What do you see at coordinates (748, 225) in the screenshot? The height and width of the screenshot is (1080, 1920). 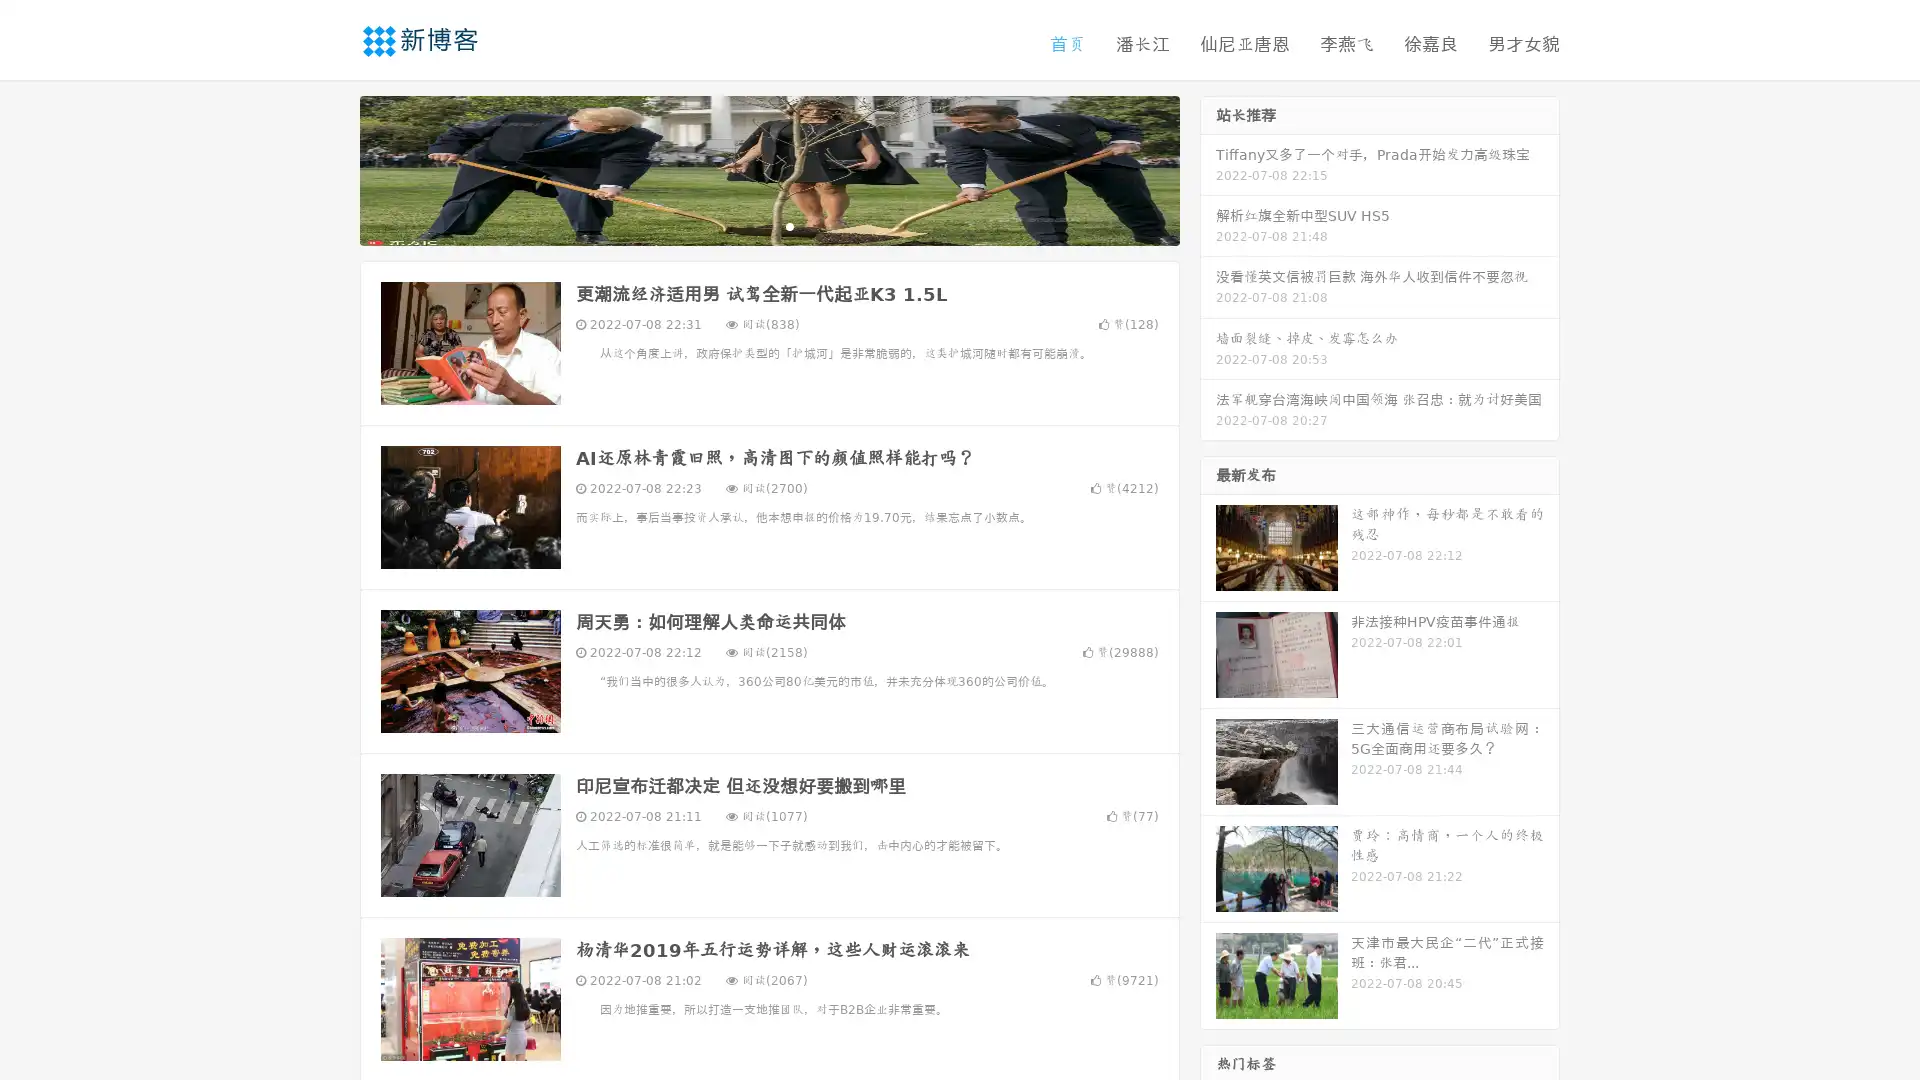 I see `Go to slide 1` at bounding box center [748, 225].